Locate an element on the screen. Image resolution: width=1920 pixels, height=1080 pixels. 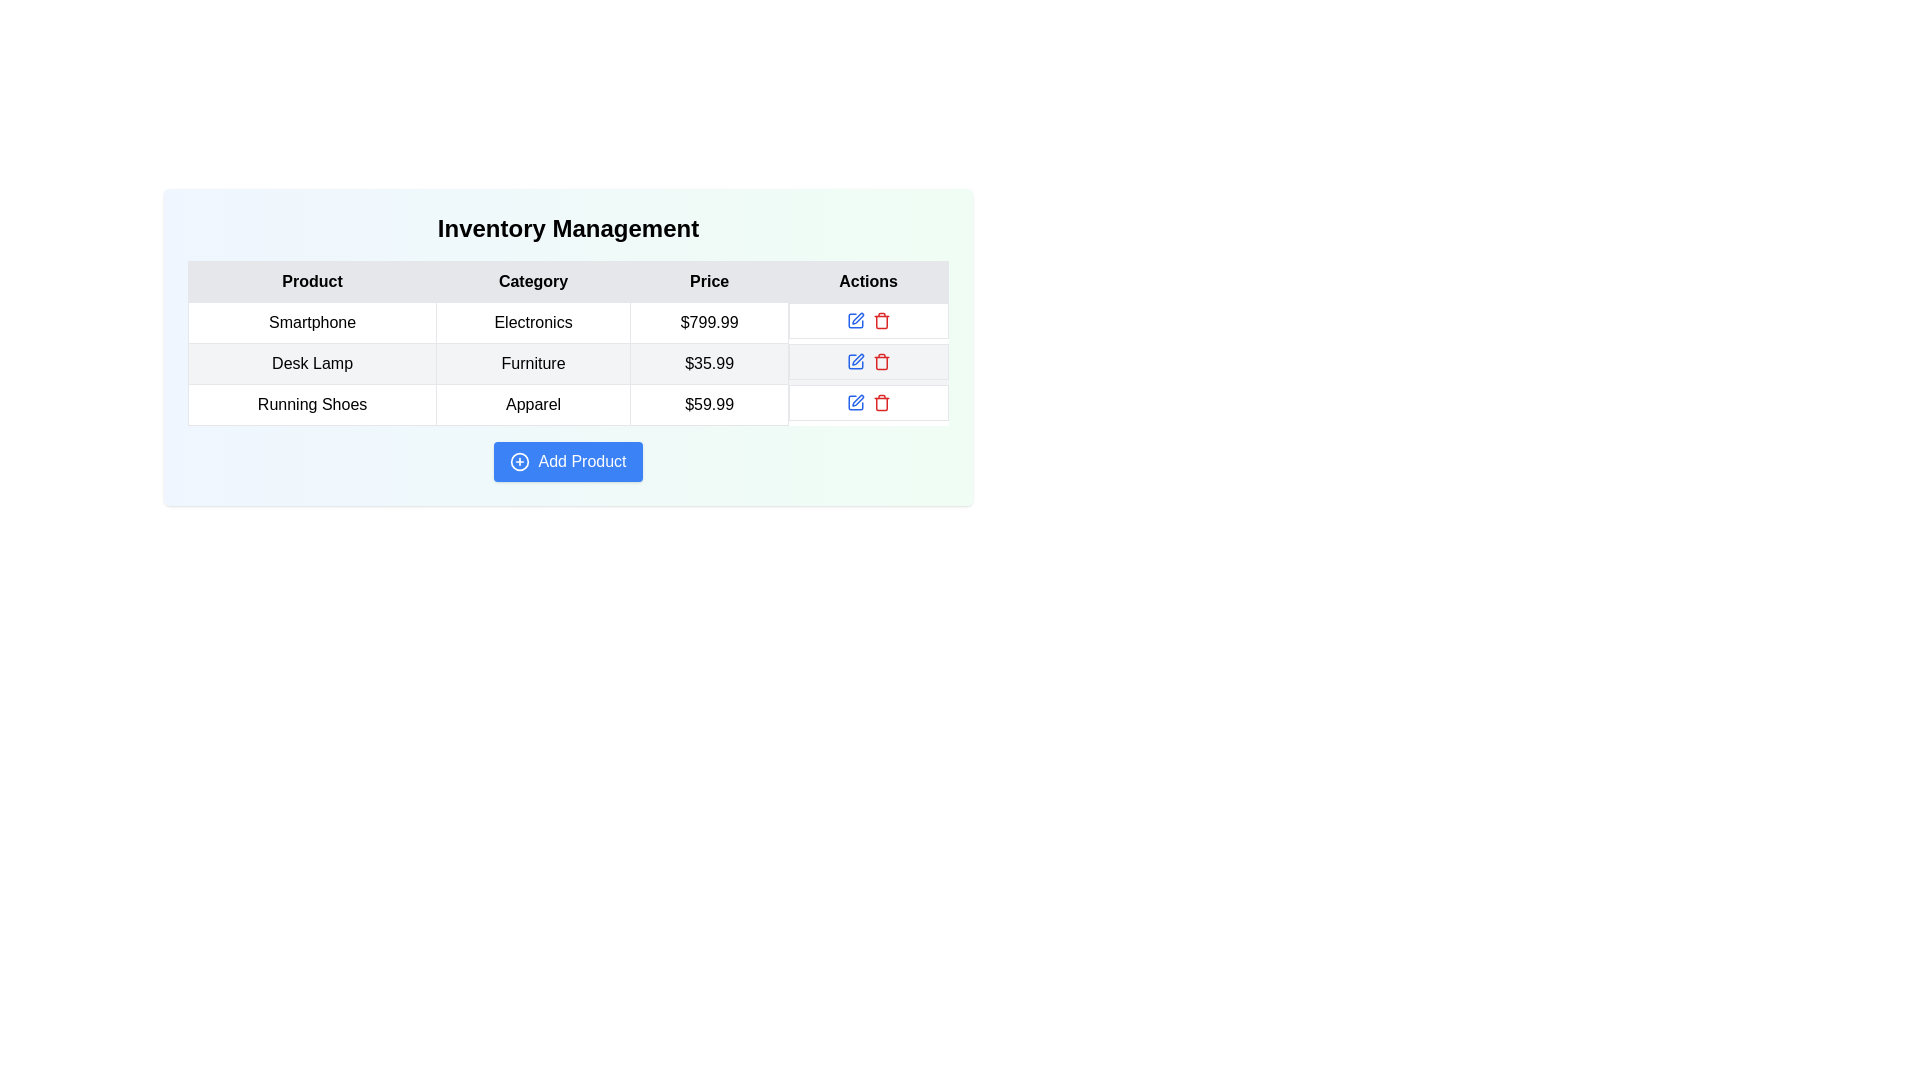
the edit icon button in the 'Actions' column of the second row associated with the 'Desk Lamp' entry to initiate the edit process is located at coordinates (858, 357).